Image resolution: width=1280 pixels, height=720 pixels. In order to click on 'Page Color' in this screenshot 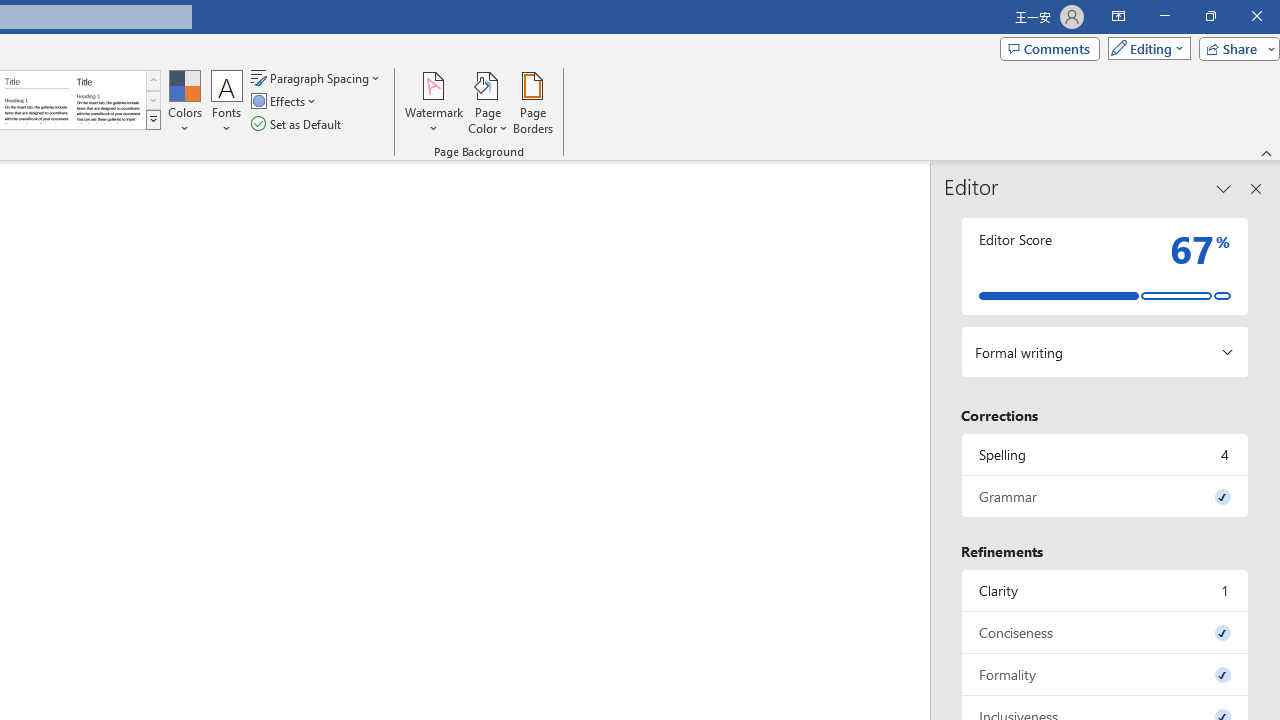, I will do `click(488, 103)`.